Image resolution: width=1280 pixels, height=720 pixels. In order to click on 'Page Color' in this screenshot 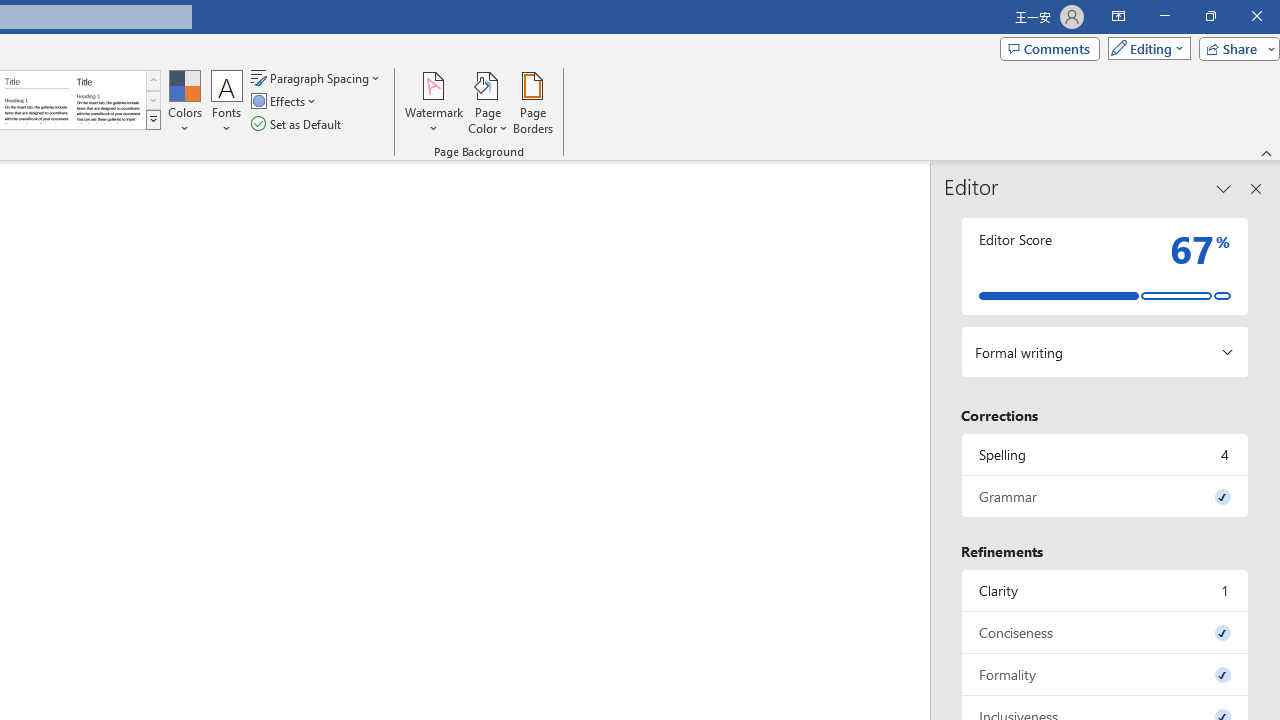, I will do `click(488, 103)`.